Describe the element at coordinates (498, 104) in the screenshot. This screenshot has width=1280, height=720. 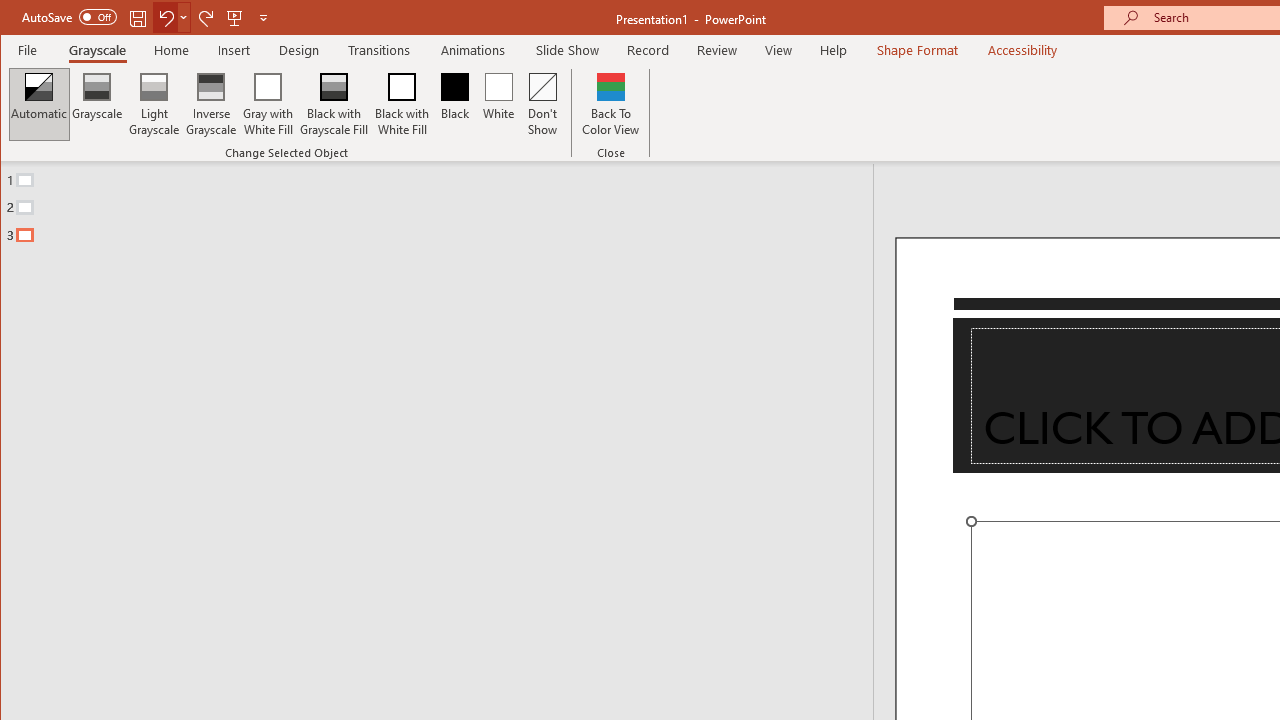
I see `'White'` at that location.